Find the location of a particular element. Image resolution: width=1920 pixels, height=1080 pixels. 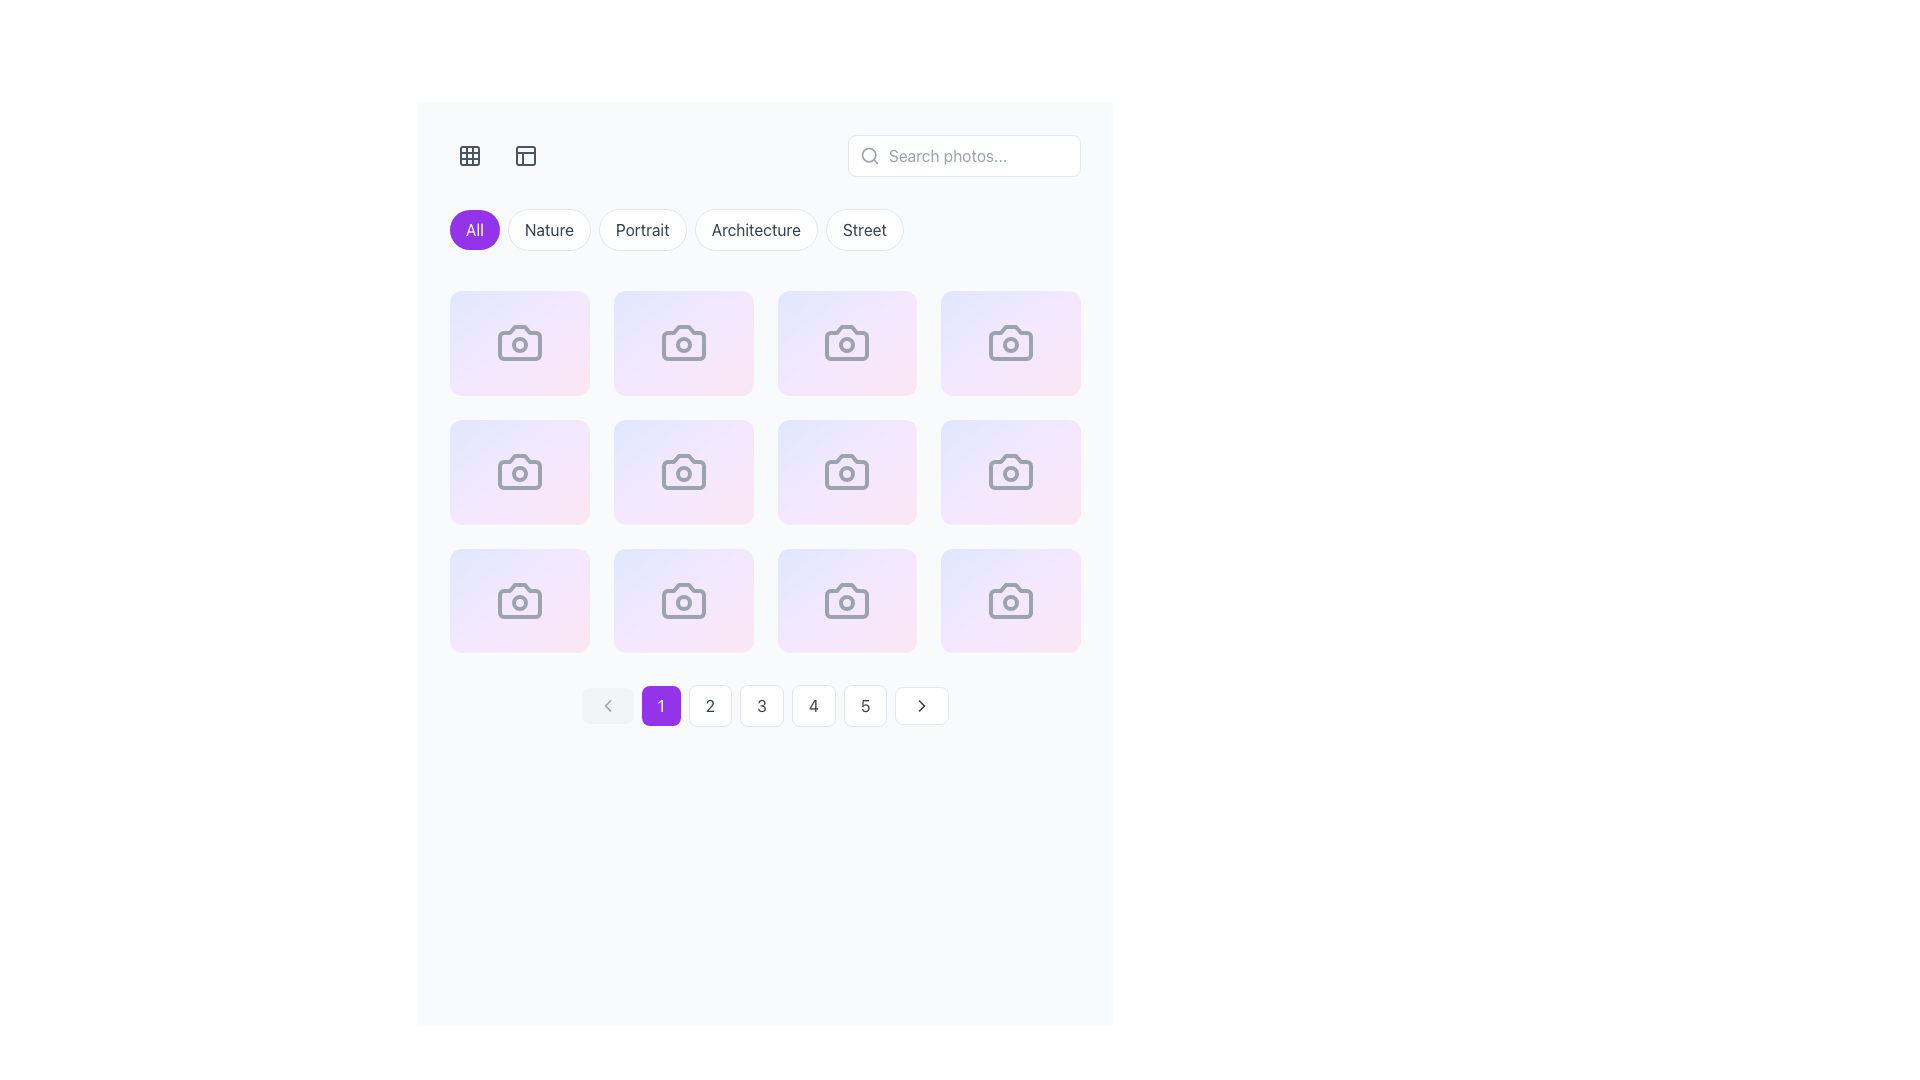

the active Circle indicating the highlighted state of the camera icon, which is the third item in the second row of the grid layout is located at coordinates (847, 344).